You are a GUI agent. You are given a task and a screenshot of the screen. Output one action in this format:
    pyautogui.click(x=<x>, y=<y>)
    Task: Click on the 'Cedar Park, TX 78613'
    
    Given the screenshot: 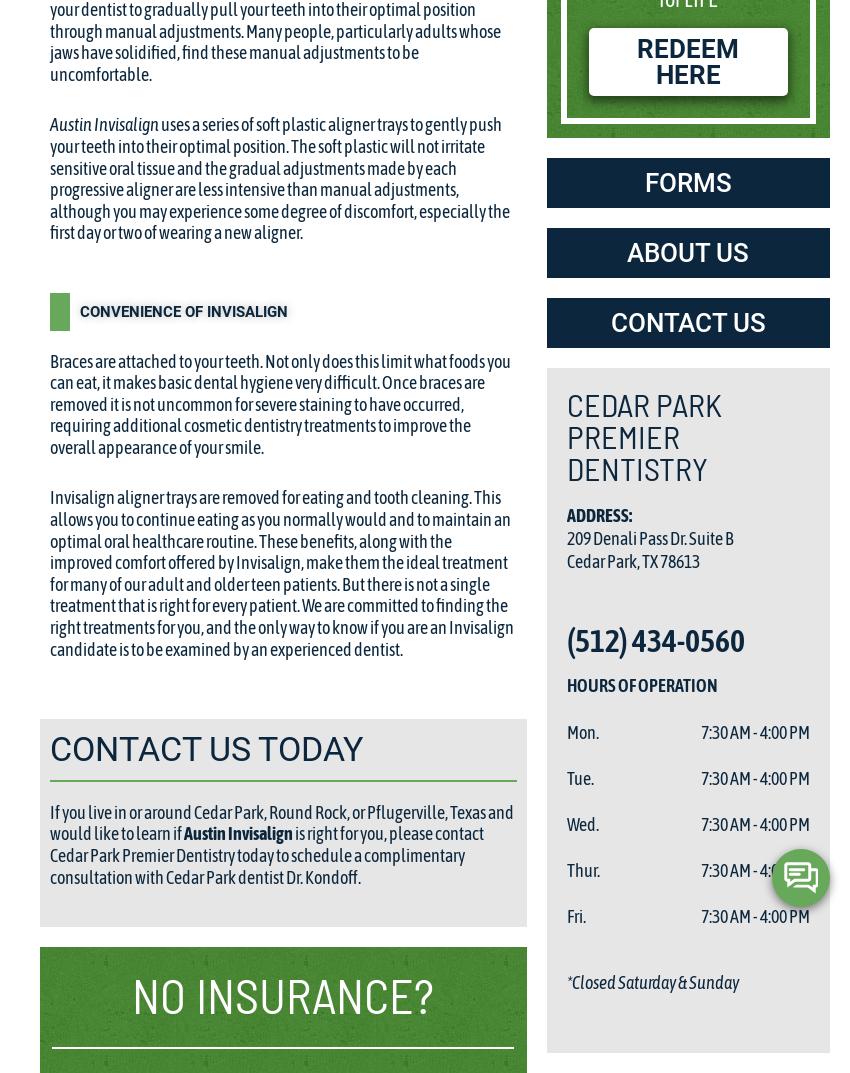 What is the action you would take?
    pyautogui.click(x=566, y=561)
    